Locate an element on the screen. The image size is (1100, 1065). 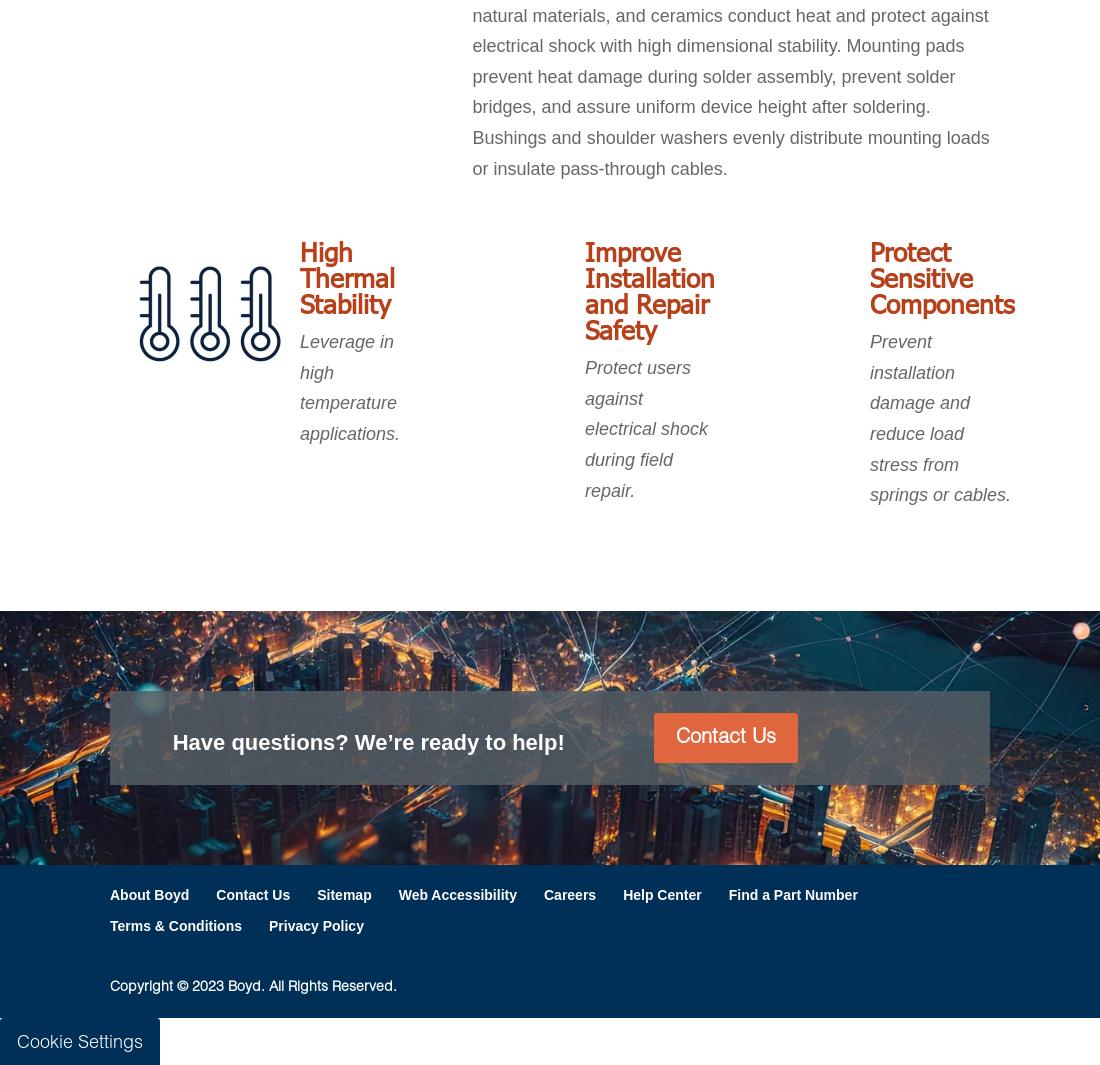
'Have questions? We’re ready to help!' is located at coordinates (171, 741).